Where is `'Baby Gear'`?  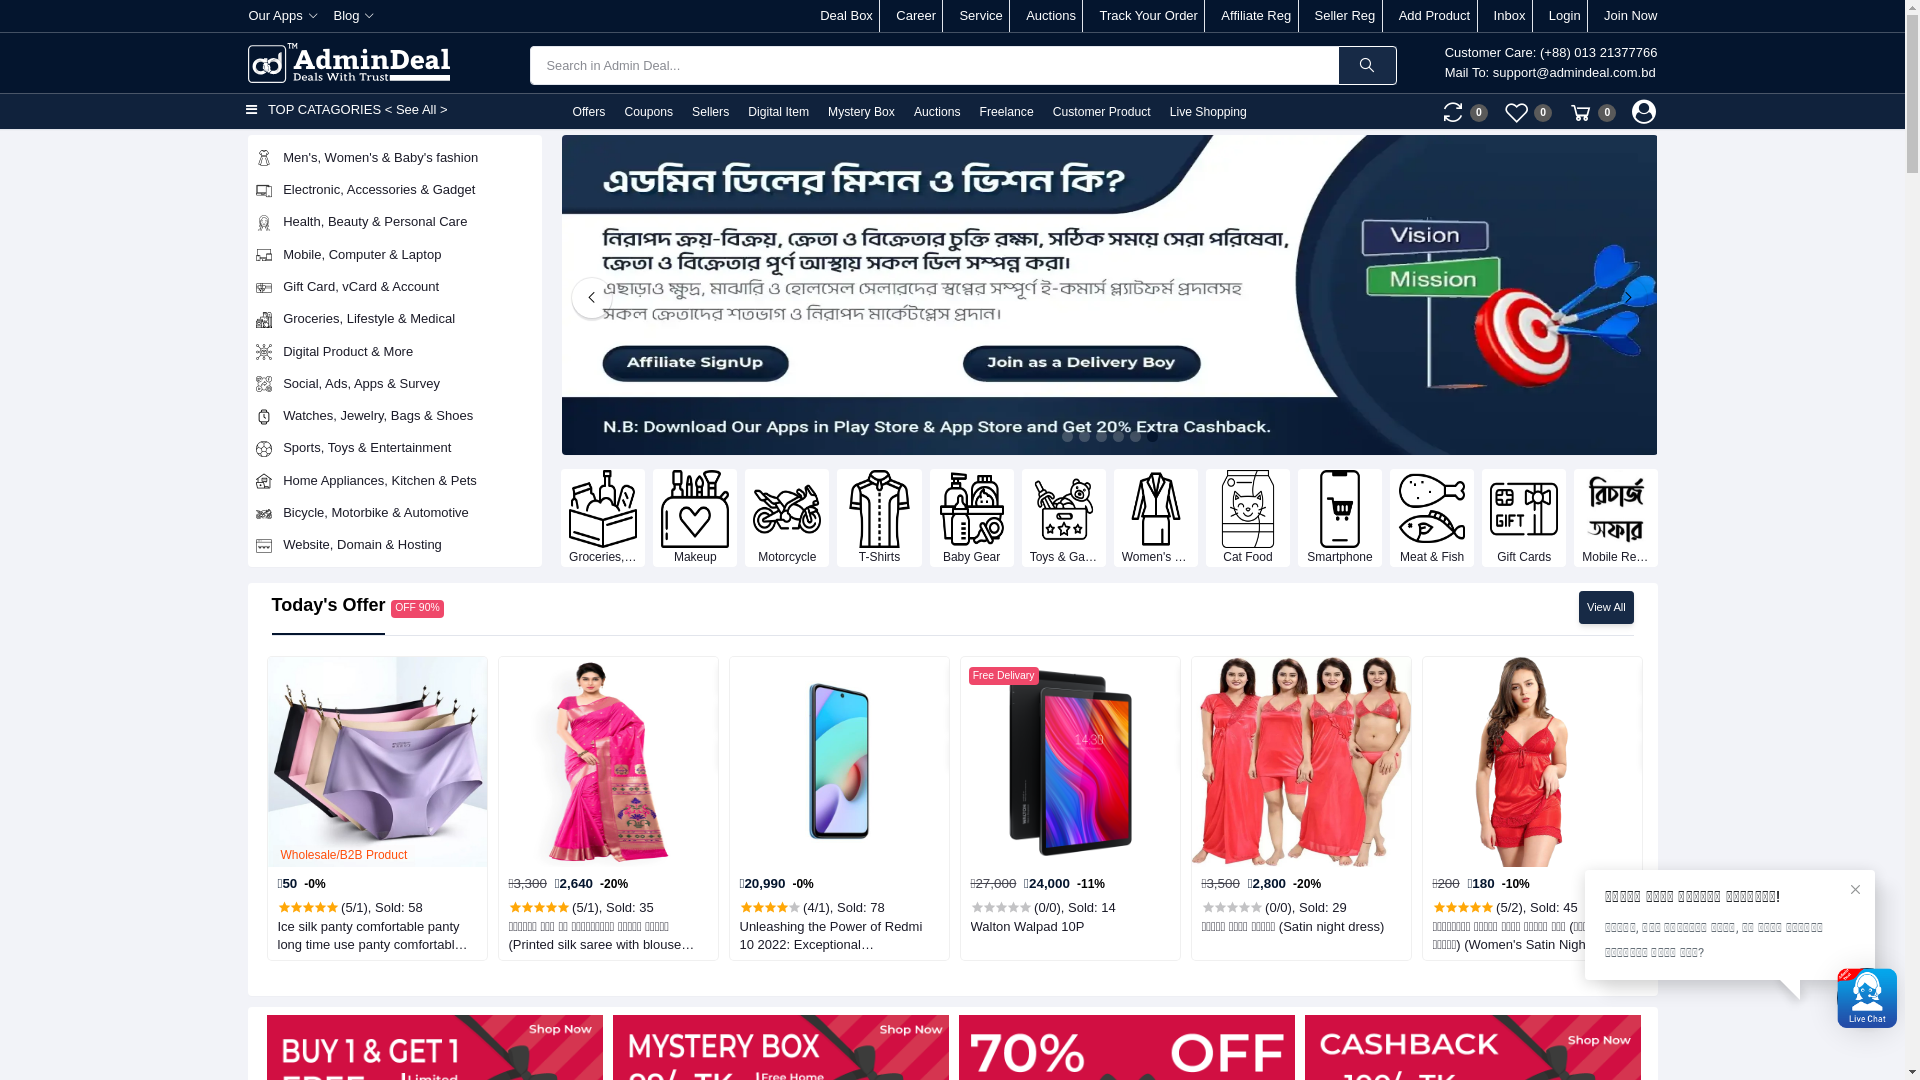 'Baby Gear' is located at coordinates (971, 516).